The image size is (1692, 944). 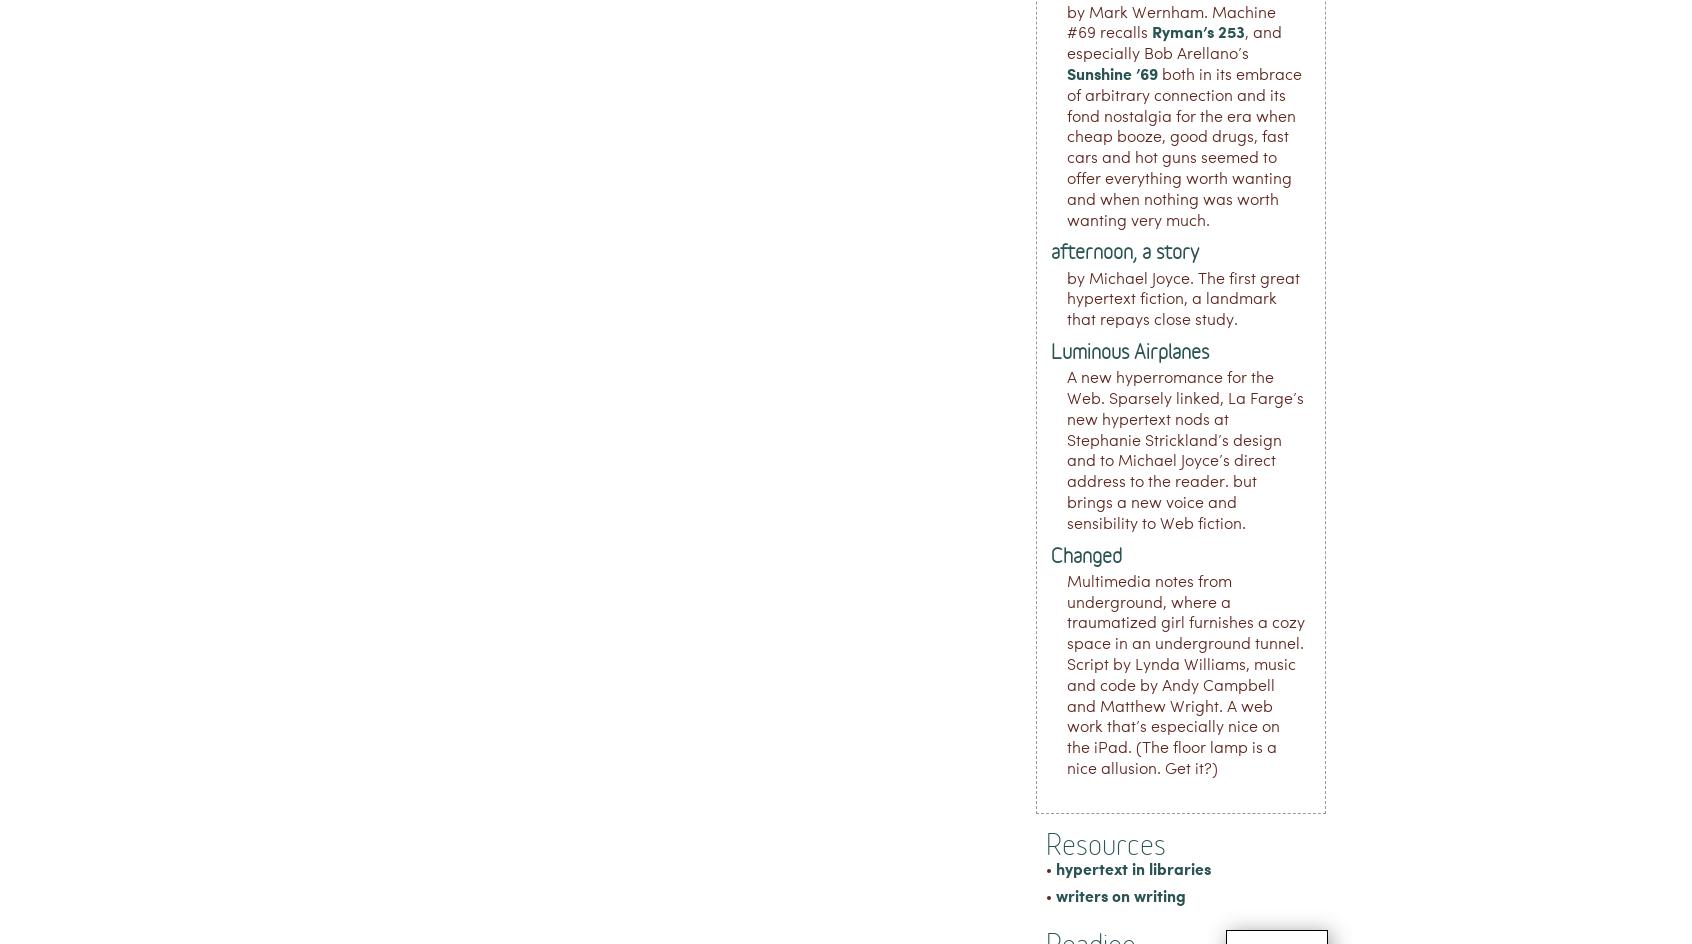 What do you see at coordinates (1125, 251) in the screenshot?
I see `'afternoon, a story'` at bounding box center [1125, 251].